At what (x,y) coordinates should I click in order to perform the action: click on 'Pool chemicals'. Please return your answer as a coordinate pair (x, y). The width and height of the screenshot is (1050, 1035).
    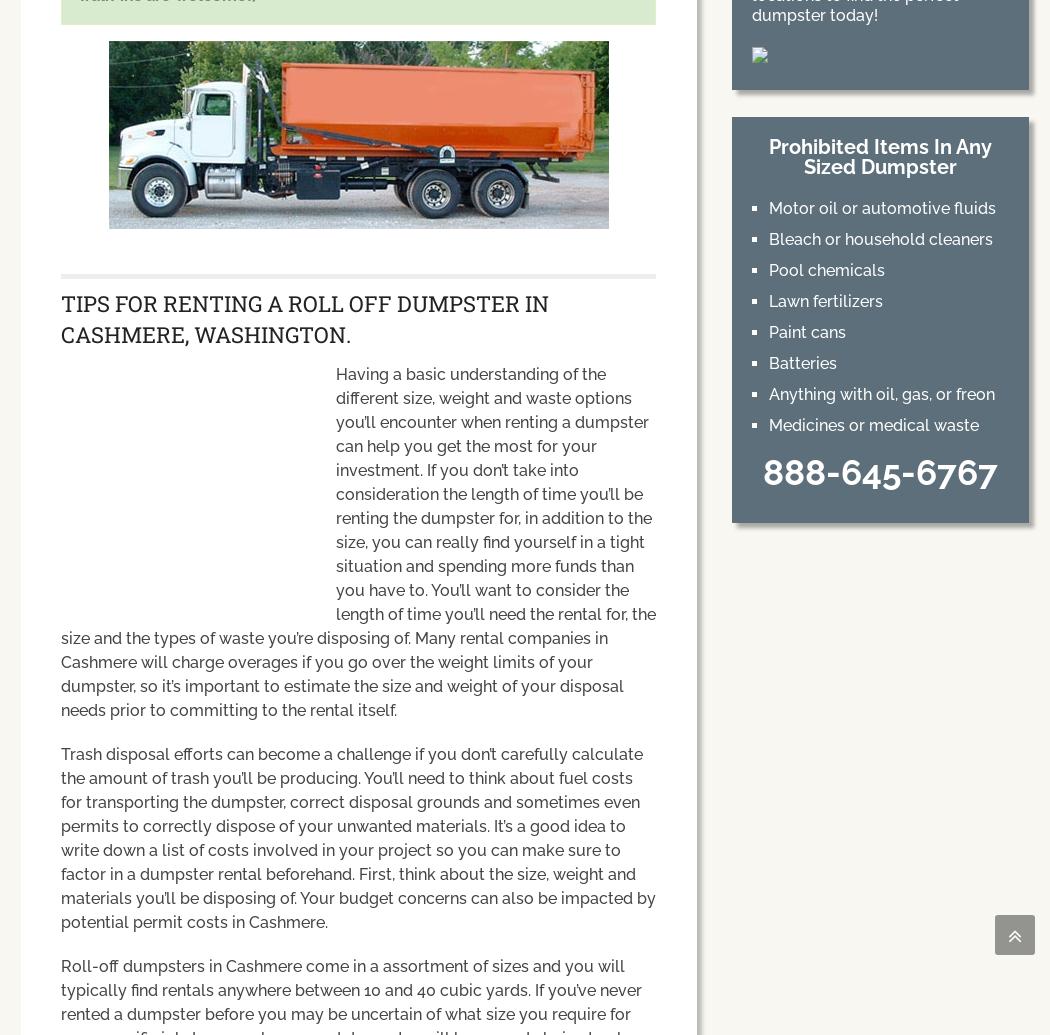
    Looking at the image, I should click on (826, 270).